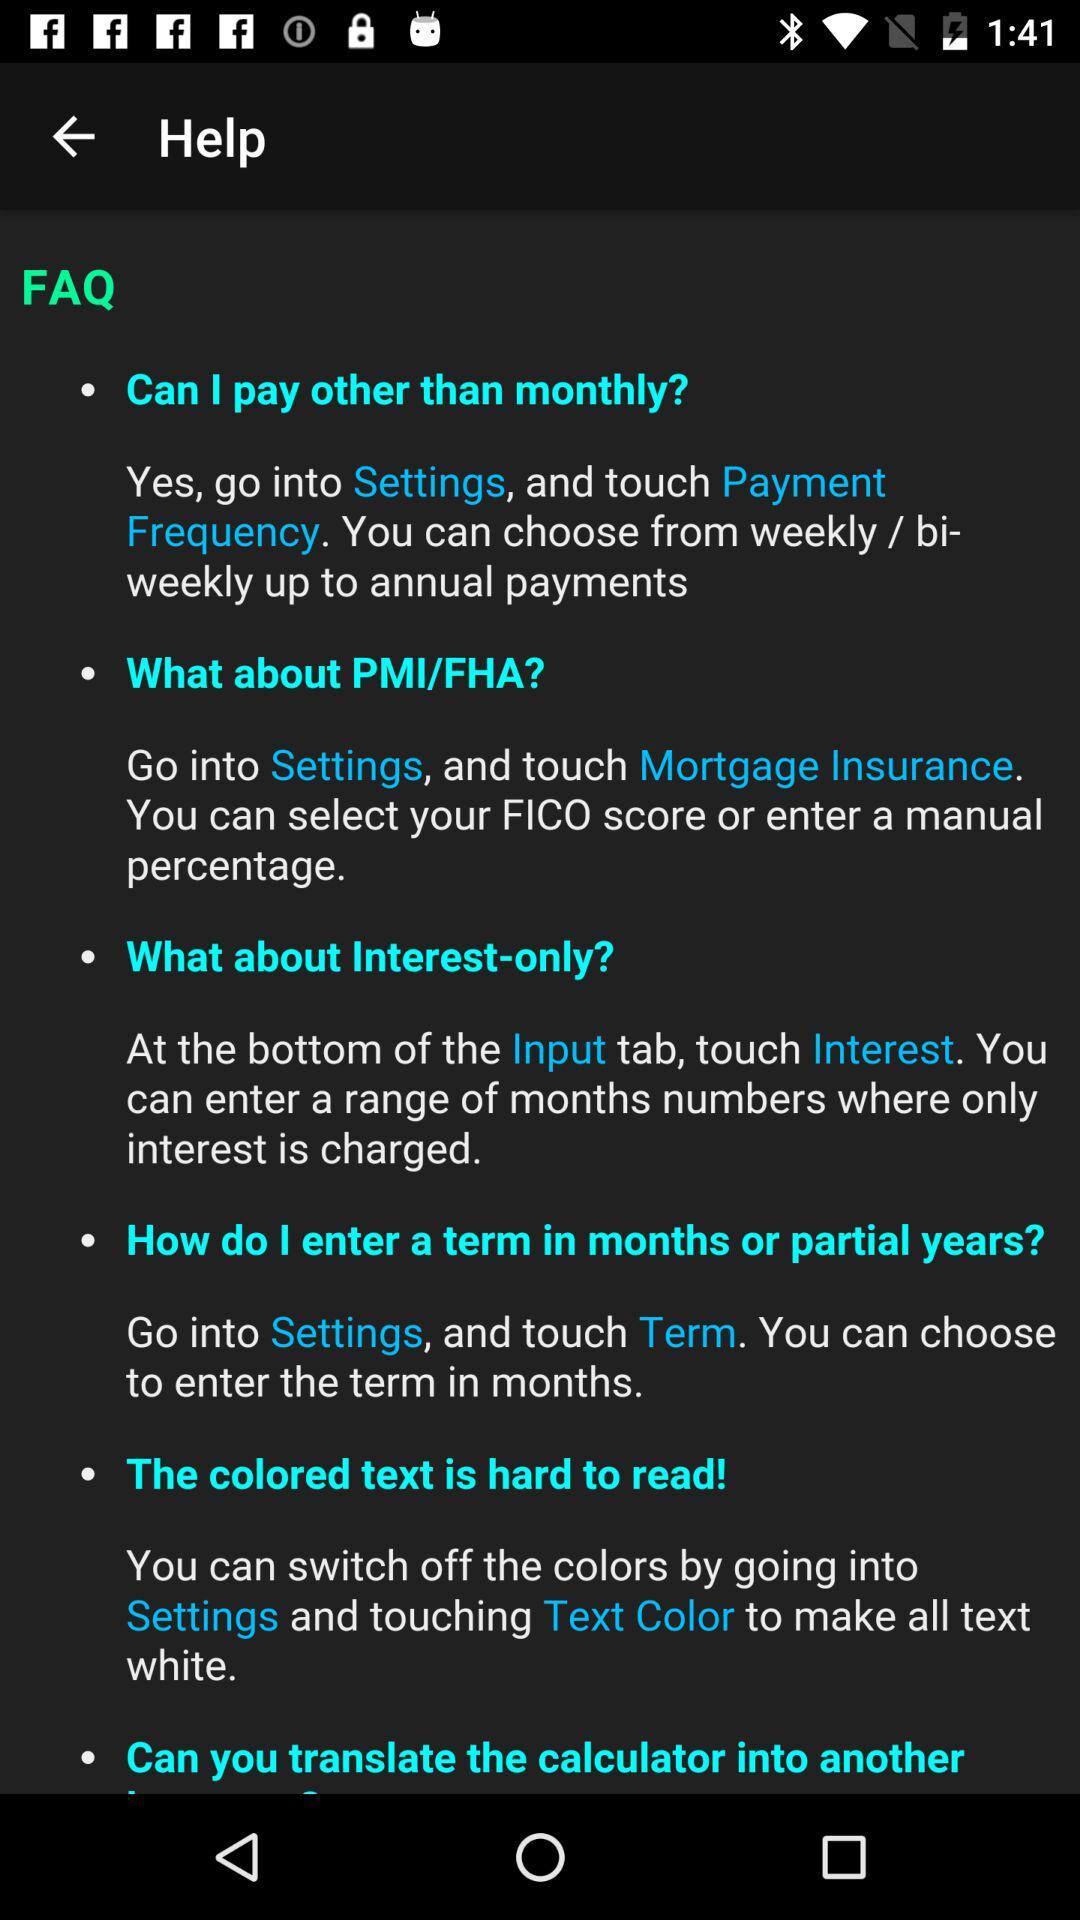 Image resolution: width=1080 pixels, height=1920 pixels. Describe the element at coordinates (540, 1002) in the screenshot. I see `read faqs` at that location.